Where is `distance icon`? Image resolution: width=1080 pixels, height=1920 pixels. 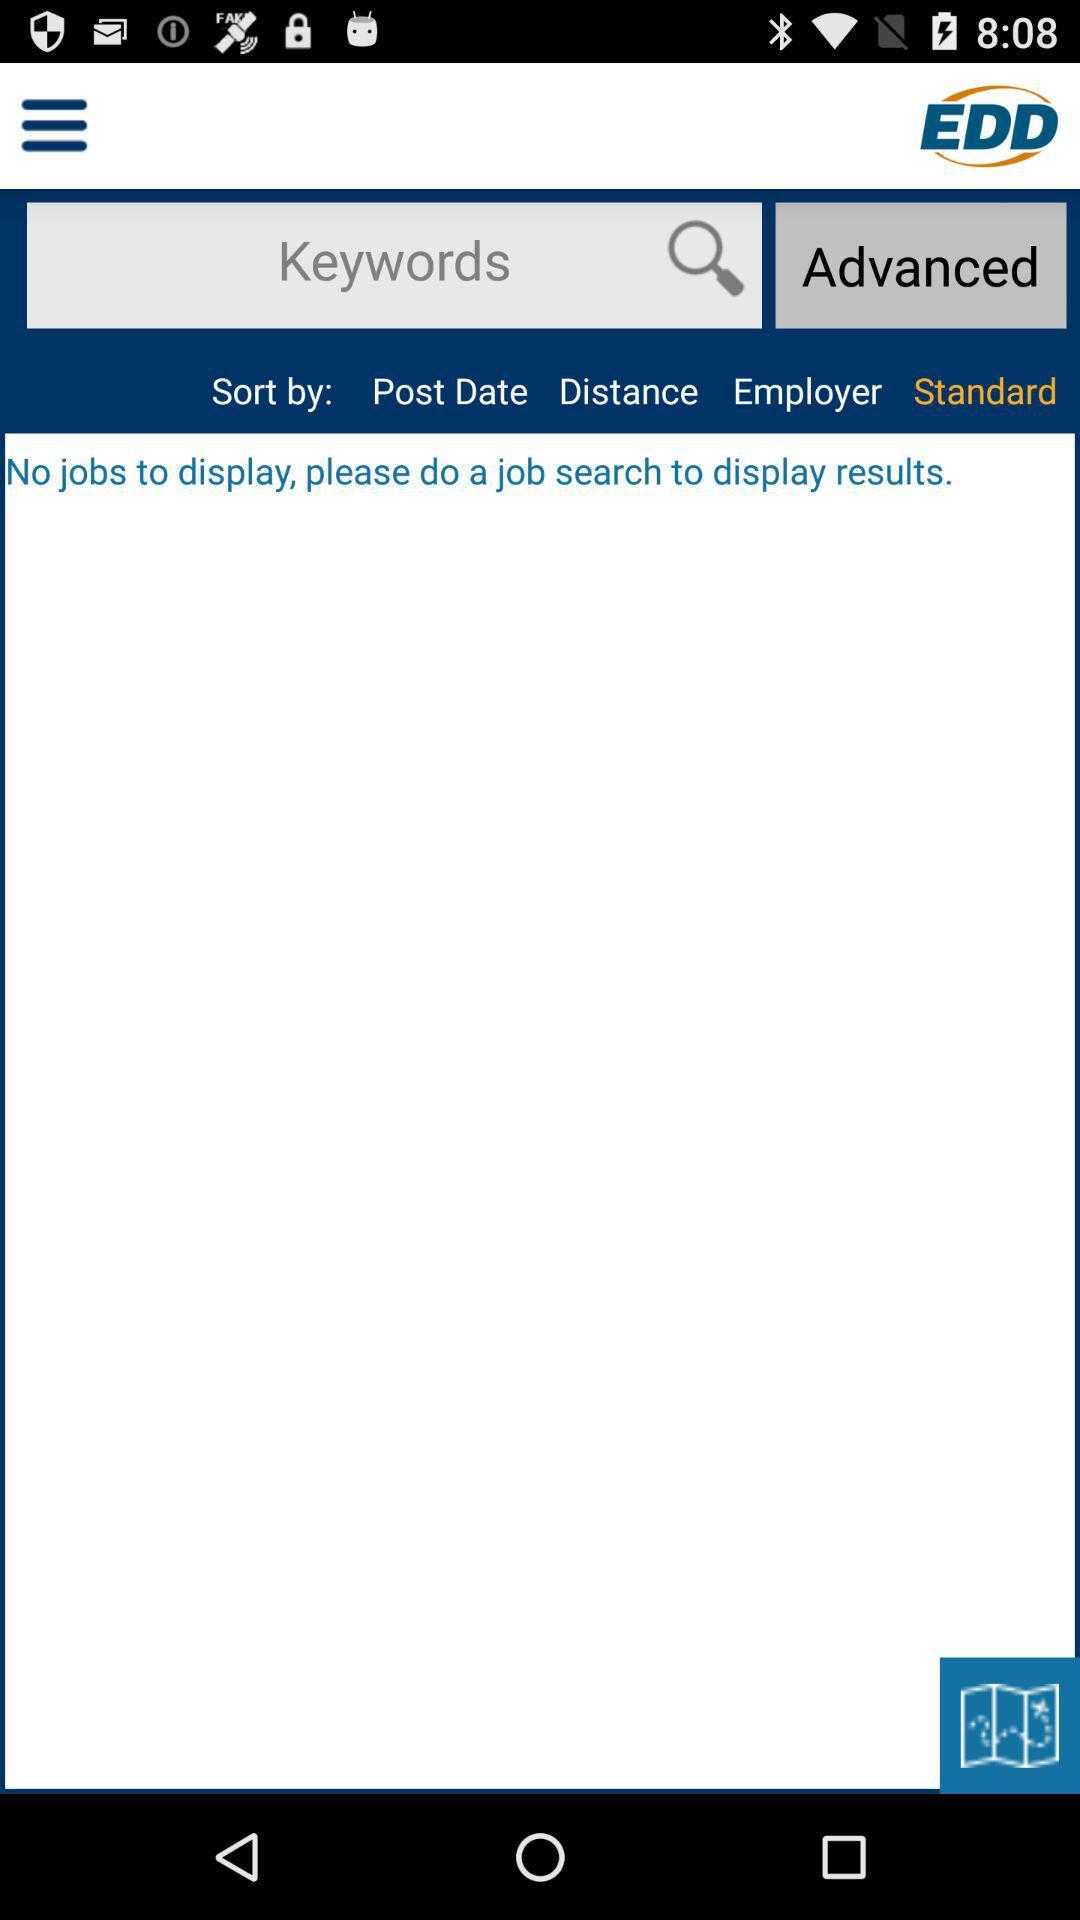
distance icon is located at coordinates (627, 390).